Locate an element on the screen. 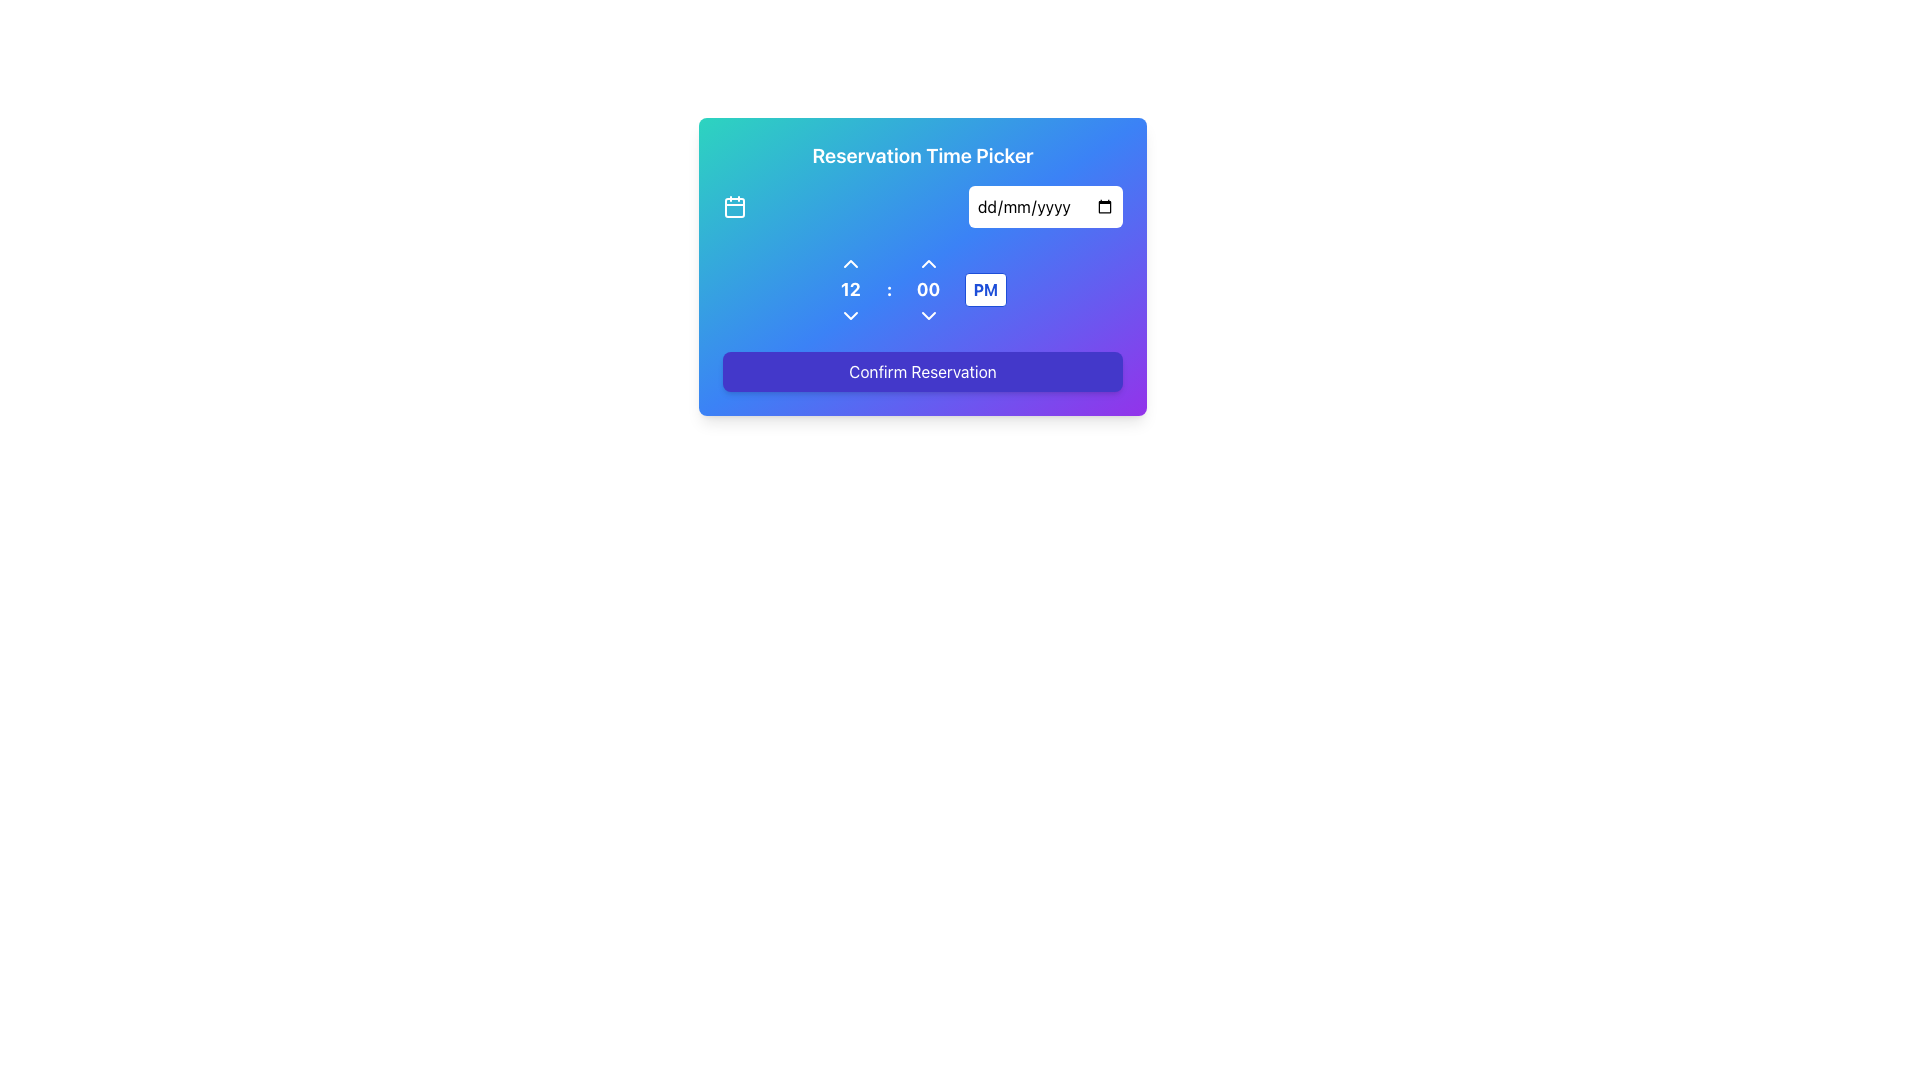 This screenshot has height=1080, width=1920. the decorative graphical component that is part of the calendar icon, specifically the rectangular body with rounded corners located near the top left corner of the reservation-related interface is located at coordinates (733, 208).